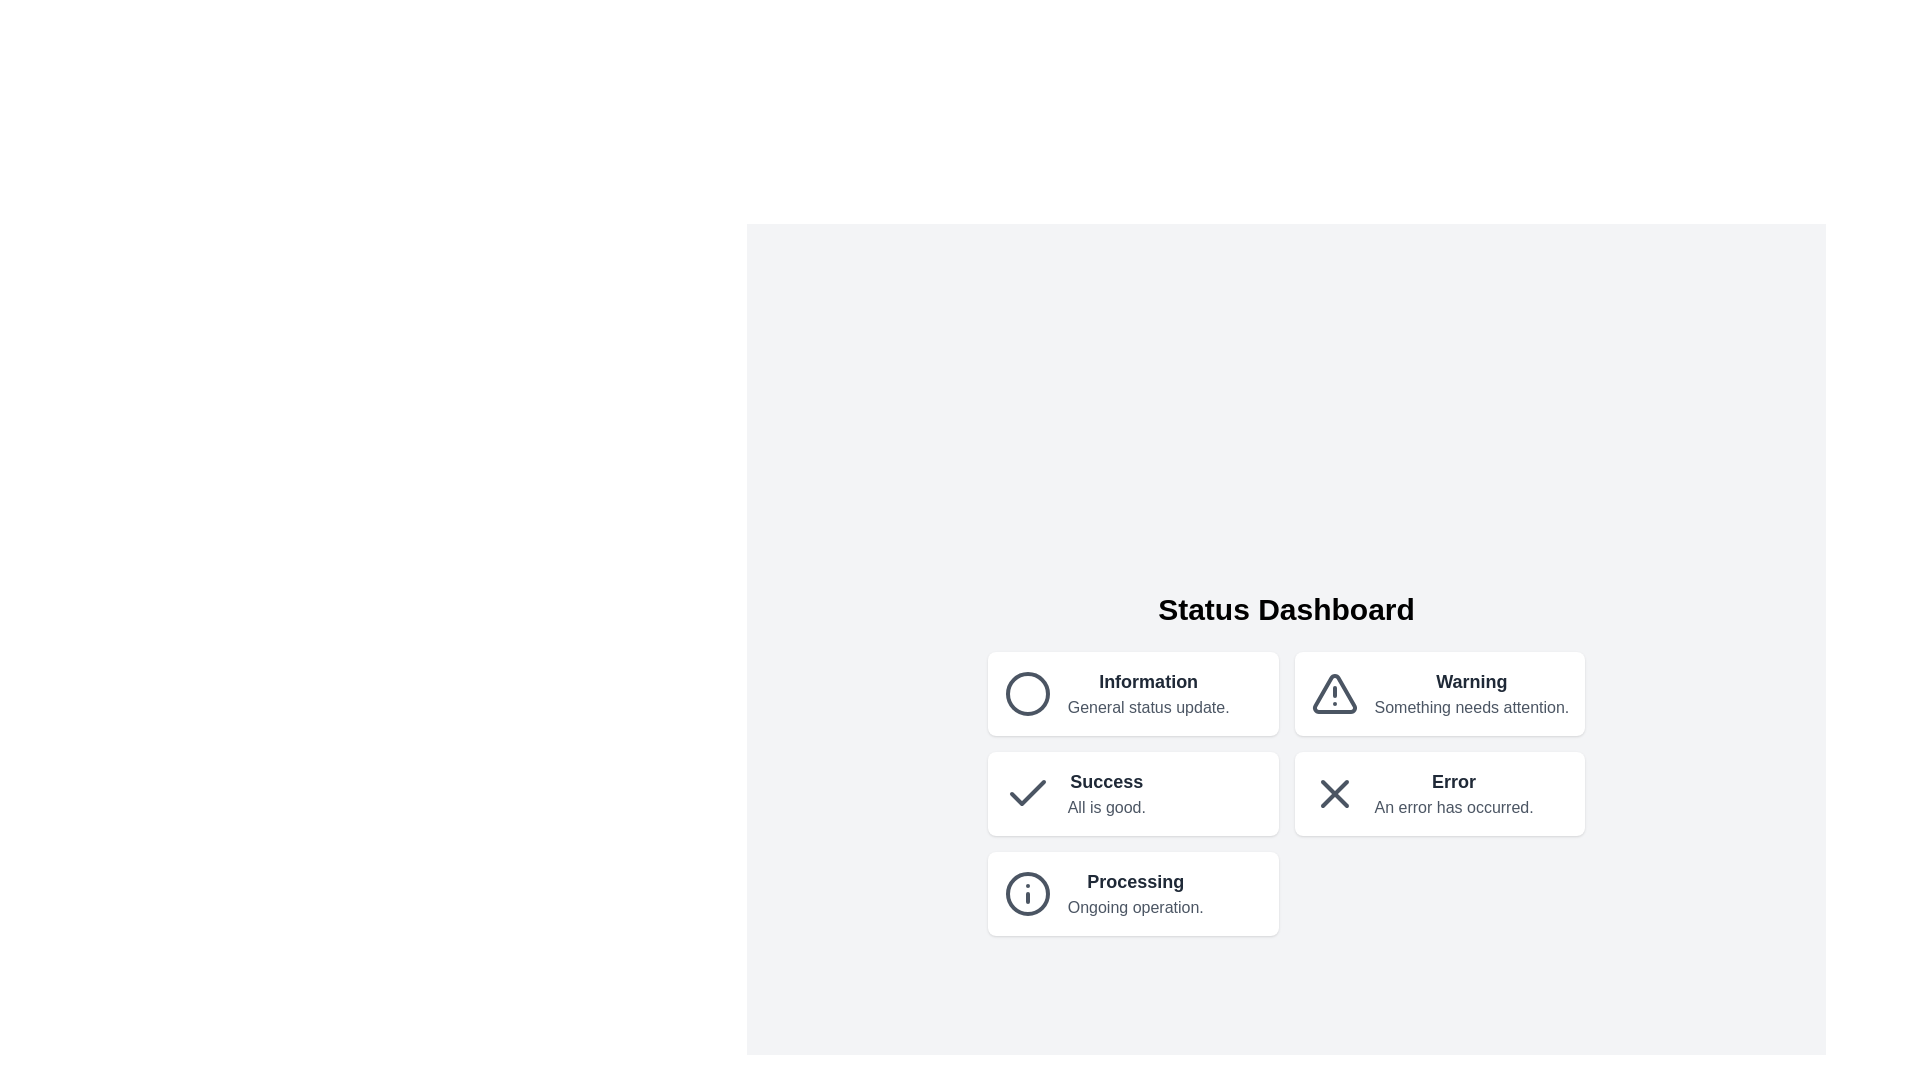 This screenshot has width=1920, height=1080. I want to click on the error status icon (SVG) located, so click(1334, 793).